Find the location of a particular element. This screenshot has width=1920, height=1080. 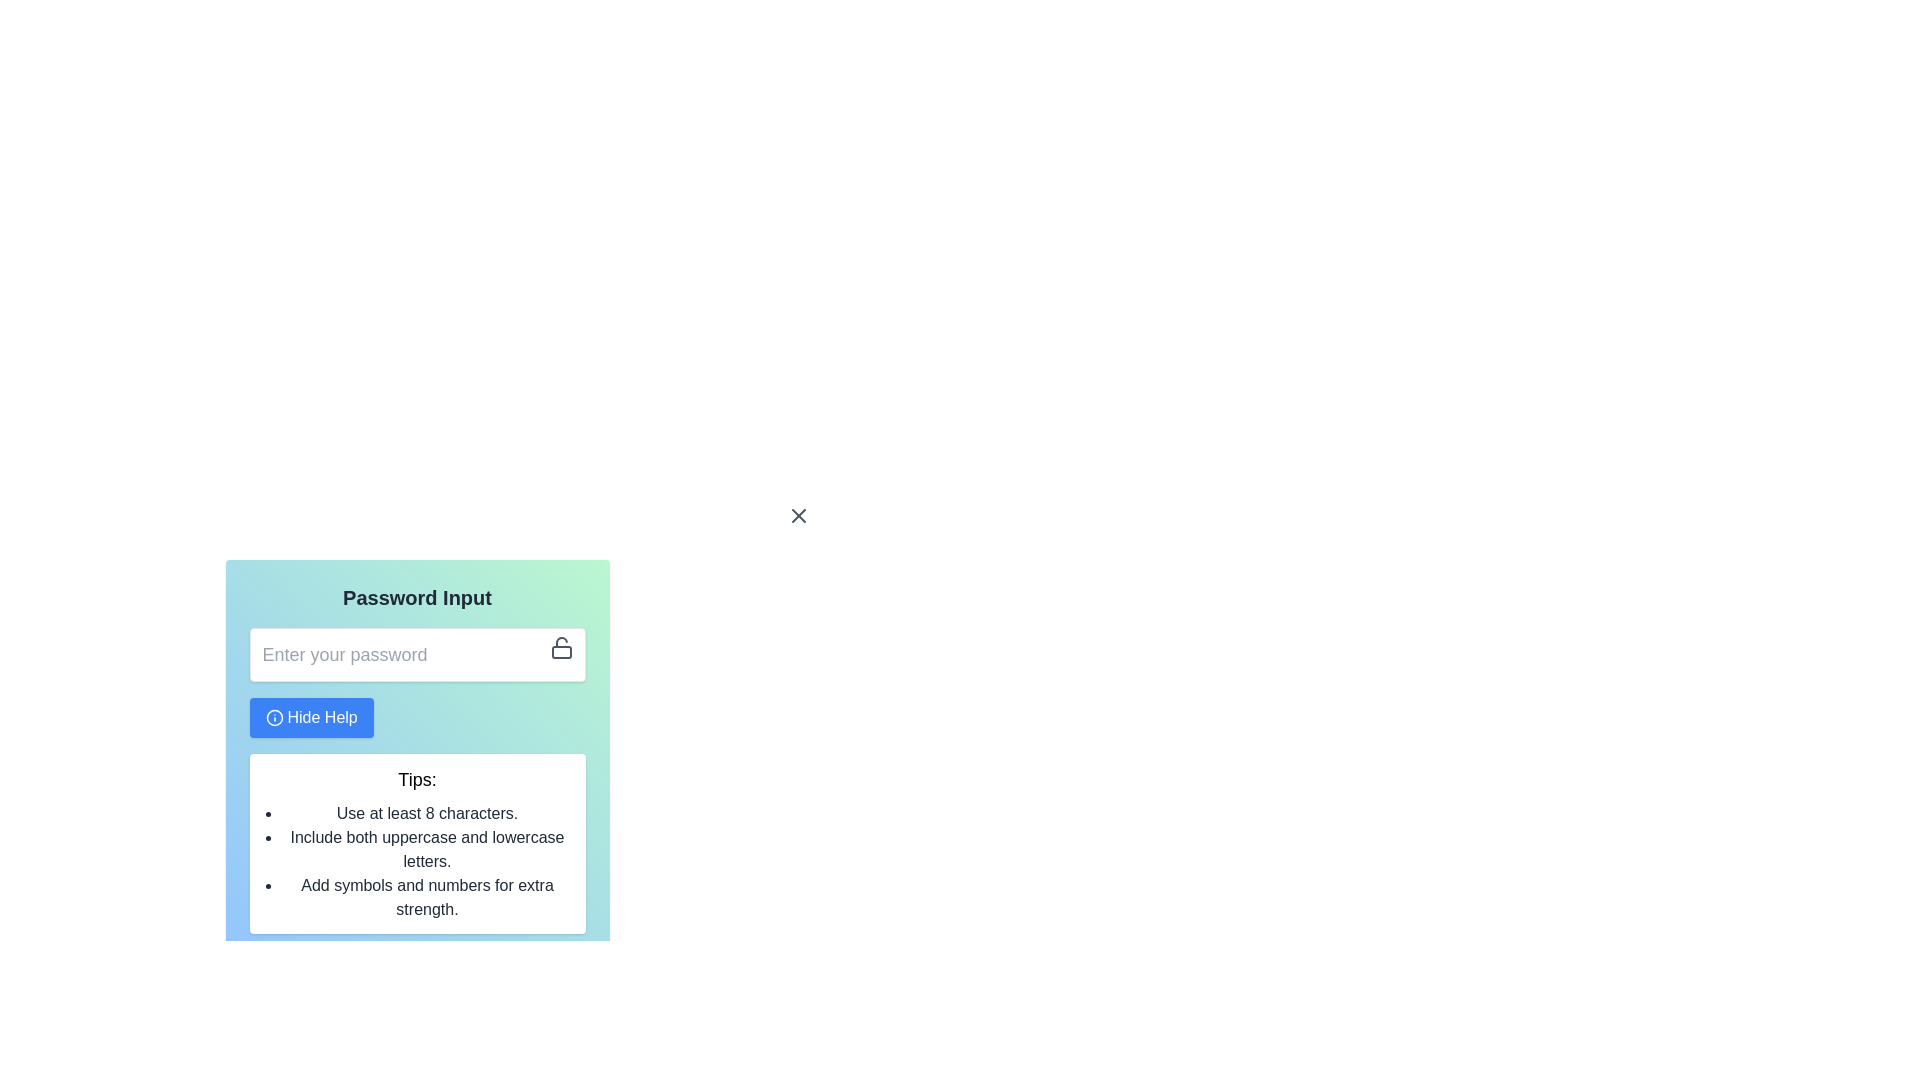

the open lock icon's curved portion representing the shackle, which is part of the password input functionality is located at coordinates (560, 642).